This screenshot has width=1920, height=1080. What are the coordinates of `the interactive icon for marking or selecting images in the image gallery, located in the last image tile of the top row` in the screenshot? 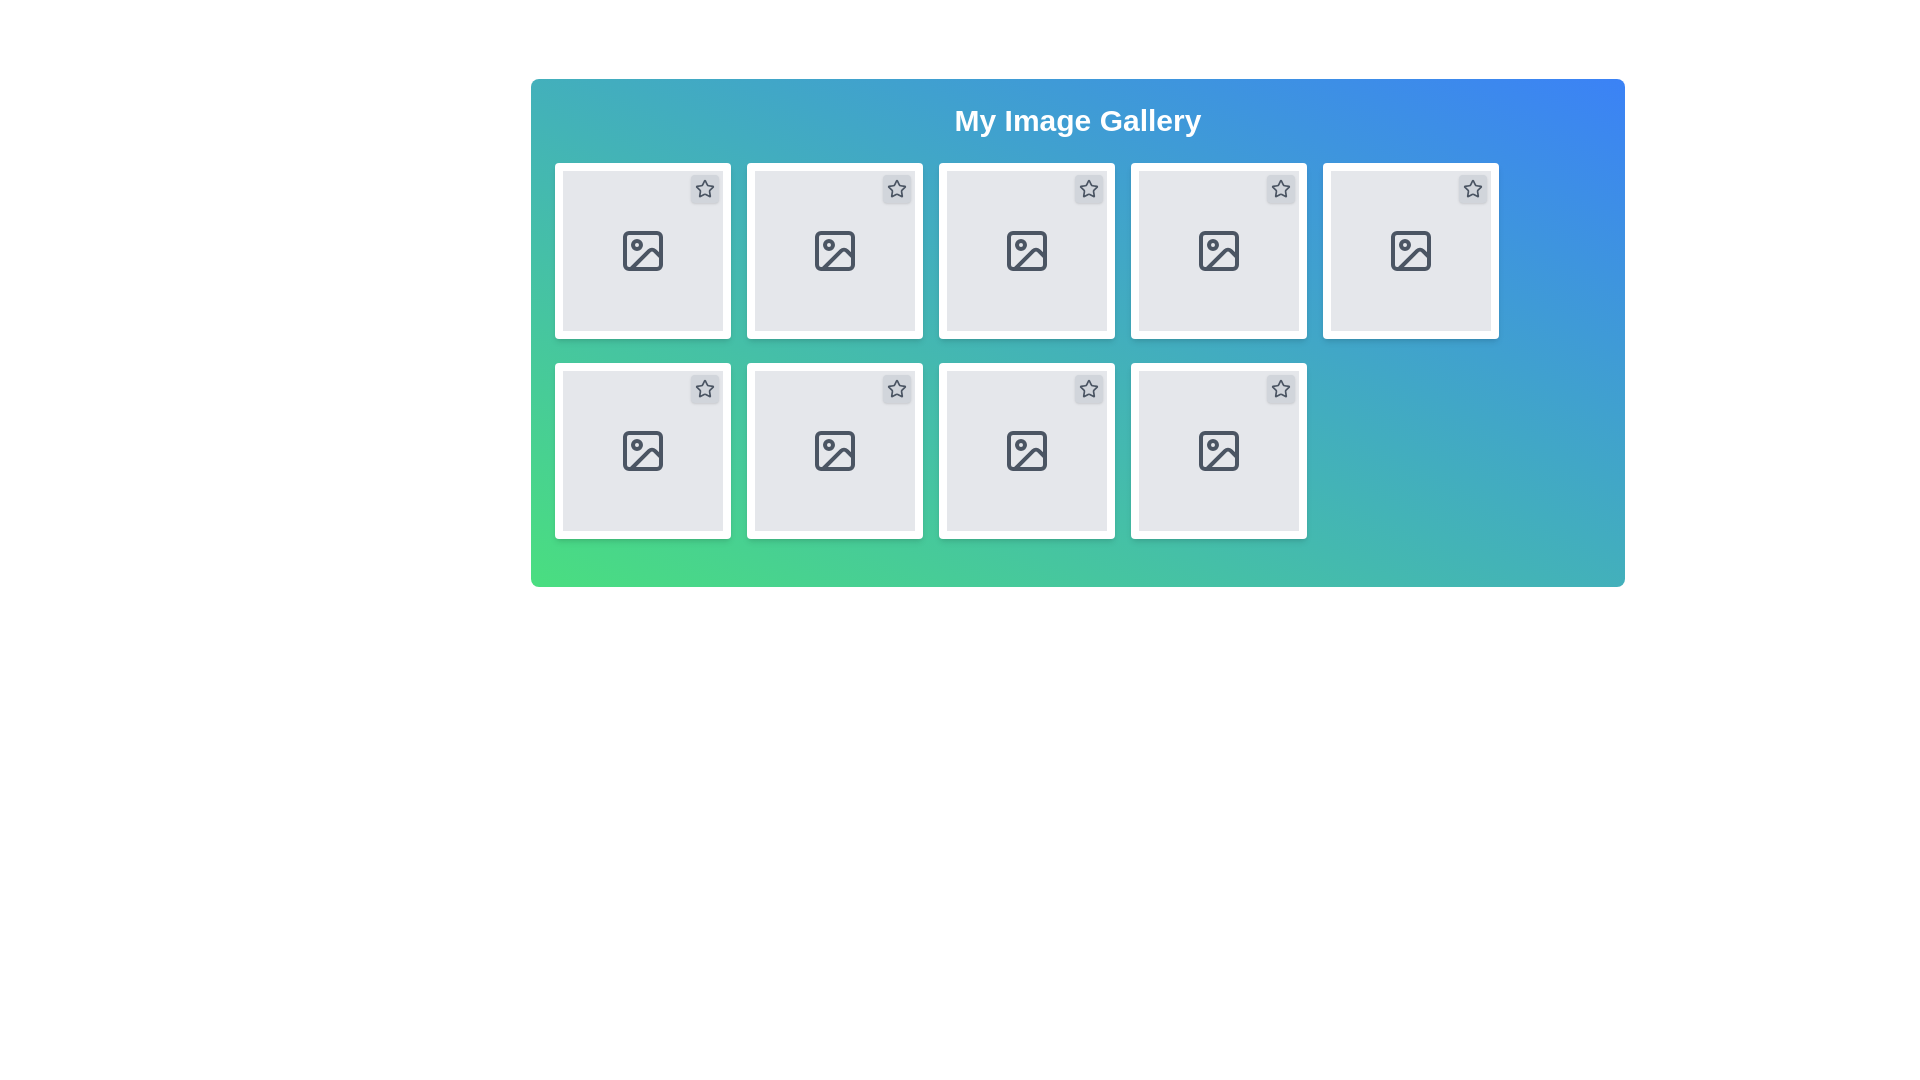 It's located at (1472, 188).